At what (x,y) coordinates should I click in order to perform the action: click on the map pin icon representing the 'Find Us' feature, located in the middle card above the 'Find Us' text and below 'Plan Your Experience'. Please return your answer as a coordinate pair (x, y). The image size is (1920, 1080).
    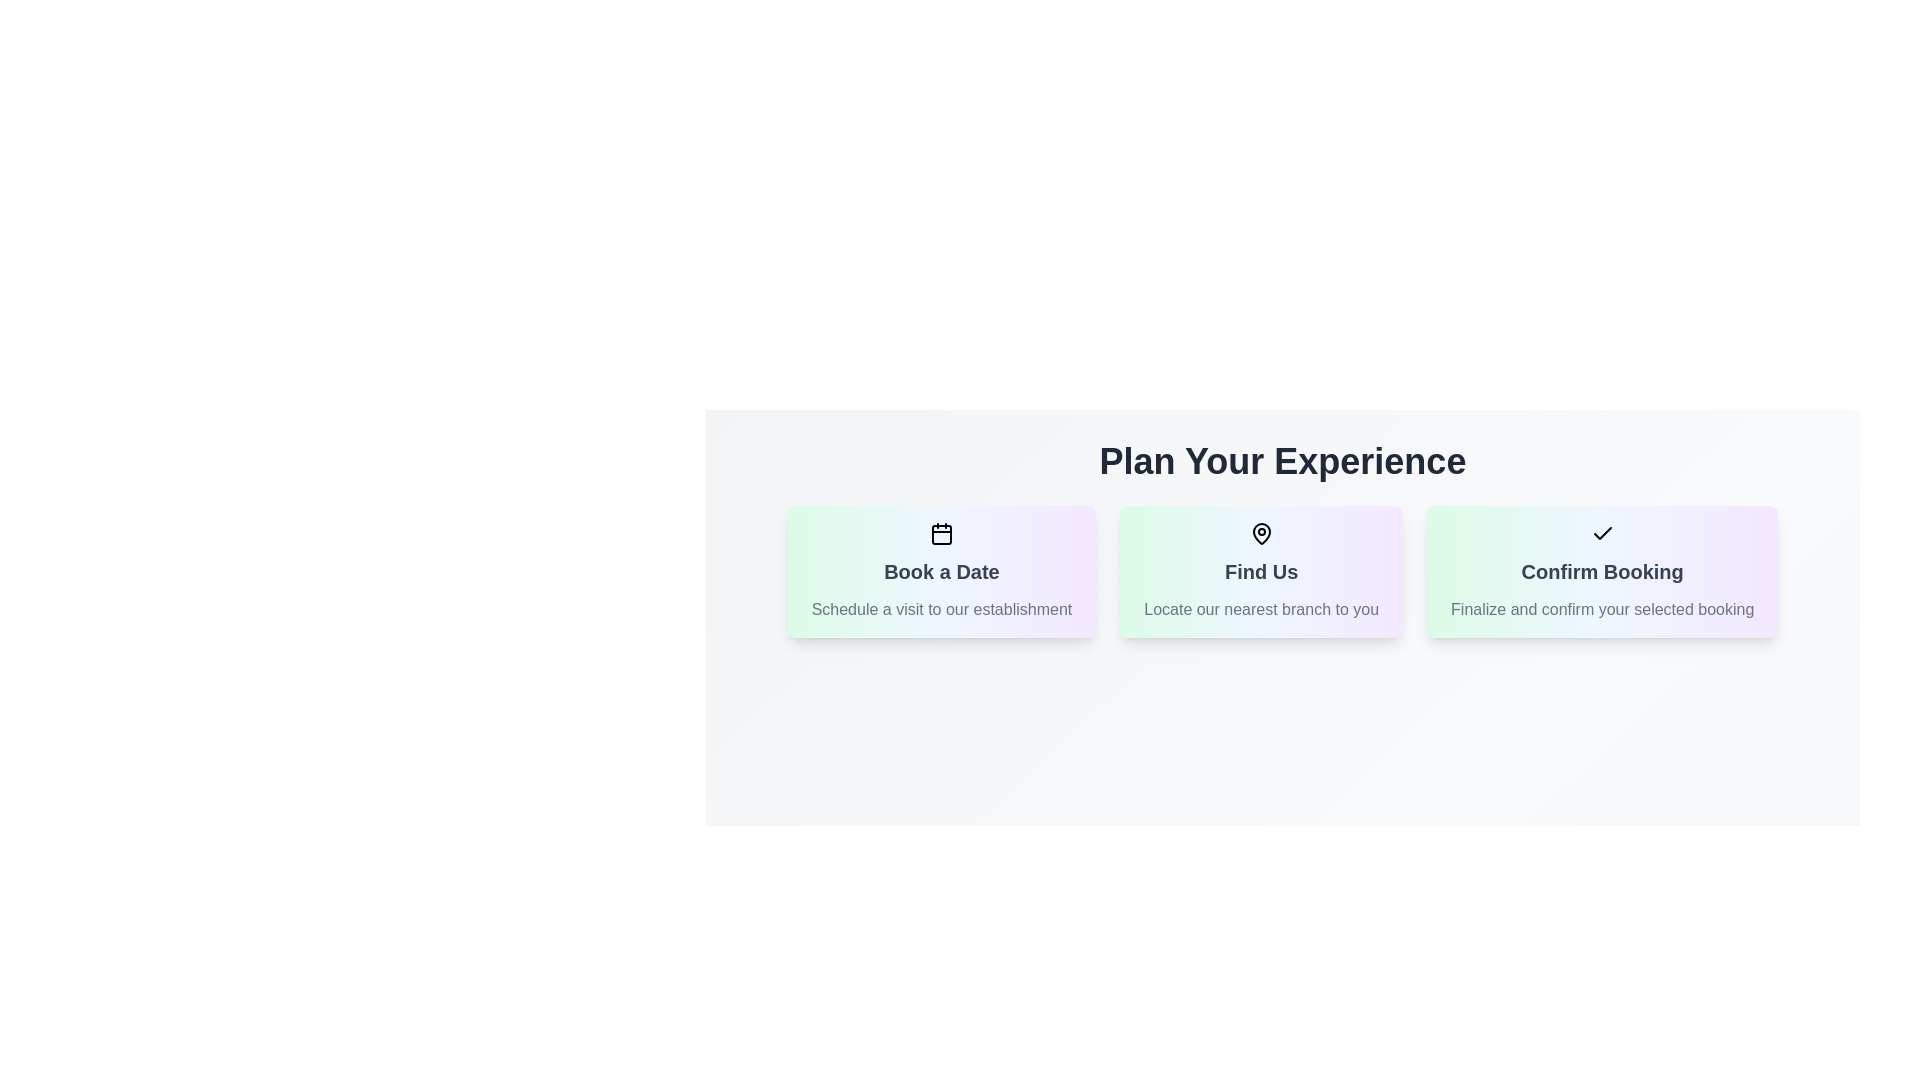
    Looking at the image, I should click on (1260, 532).